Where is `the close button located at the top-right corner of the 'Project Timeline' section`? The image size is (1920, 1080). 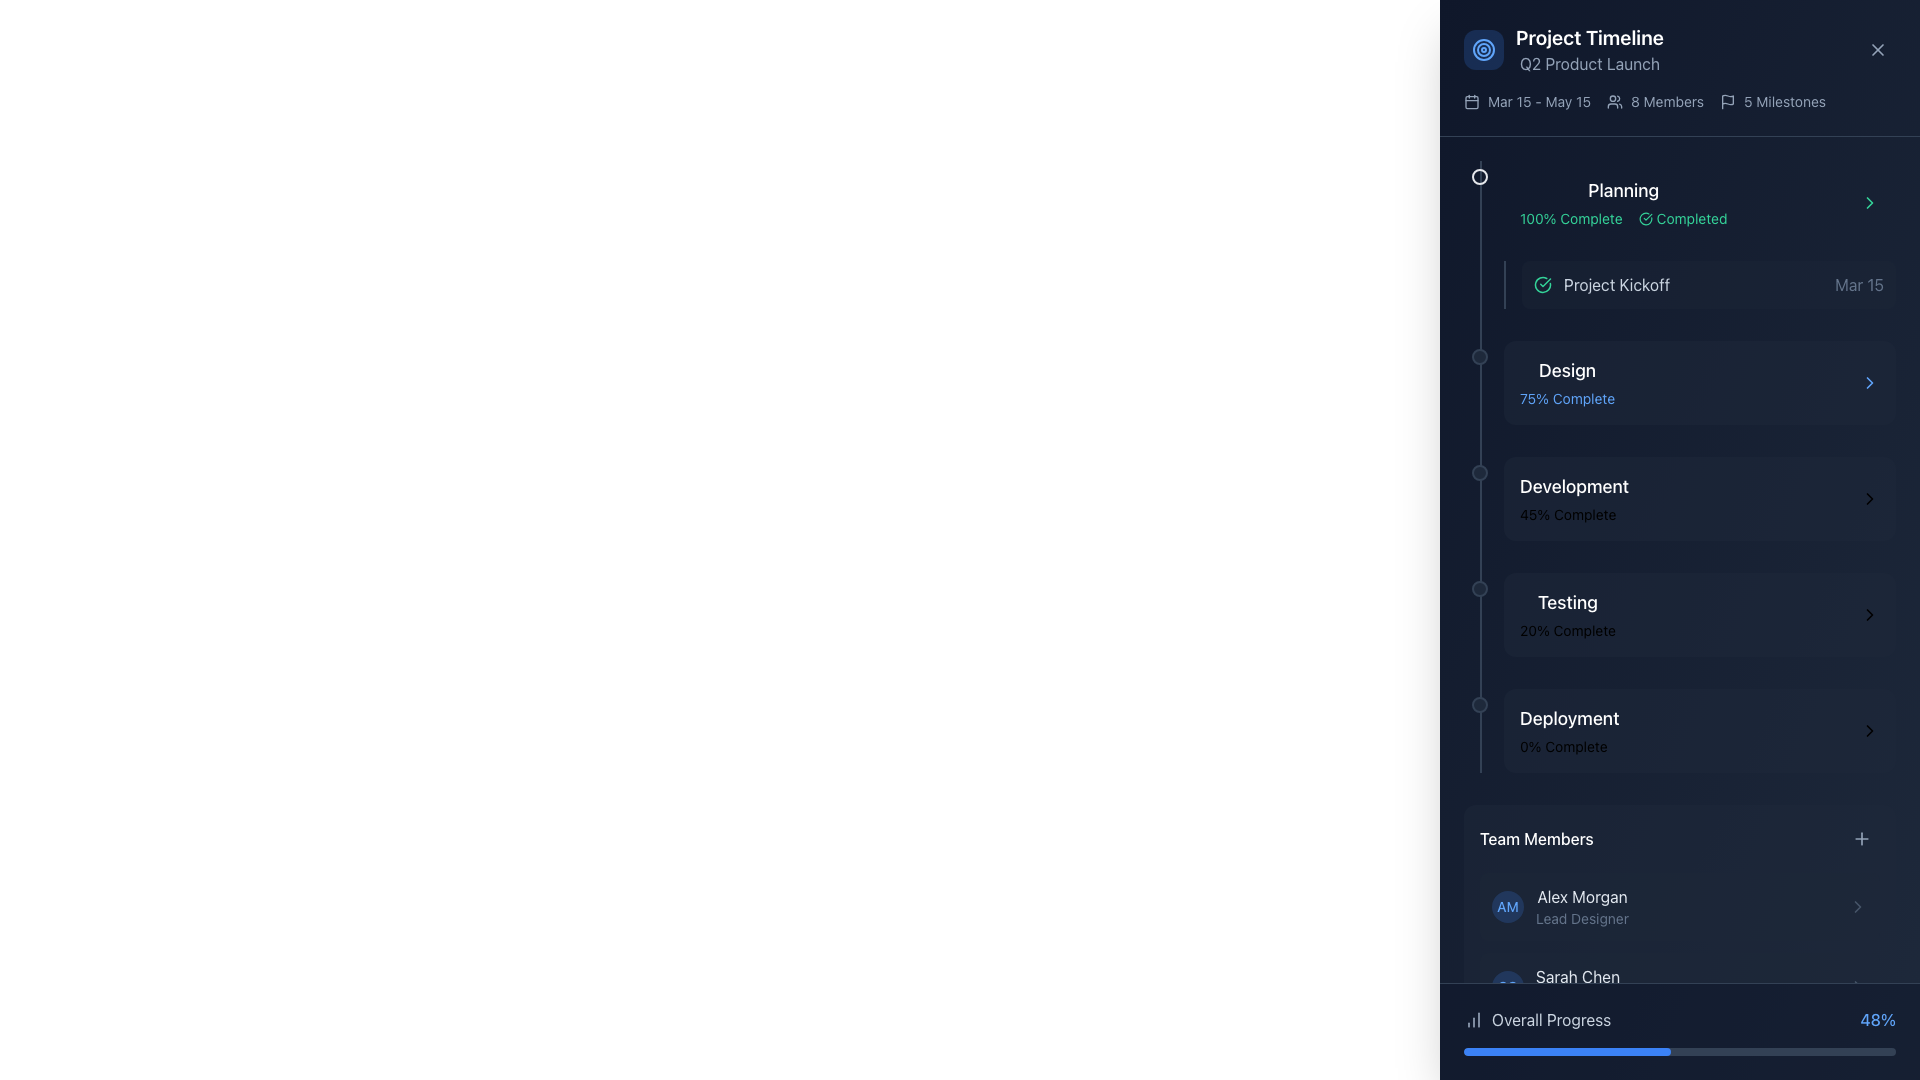
the close button located at the top-right corner of the 'Project Timeline' section is located at coordinates (1876, 49).